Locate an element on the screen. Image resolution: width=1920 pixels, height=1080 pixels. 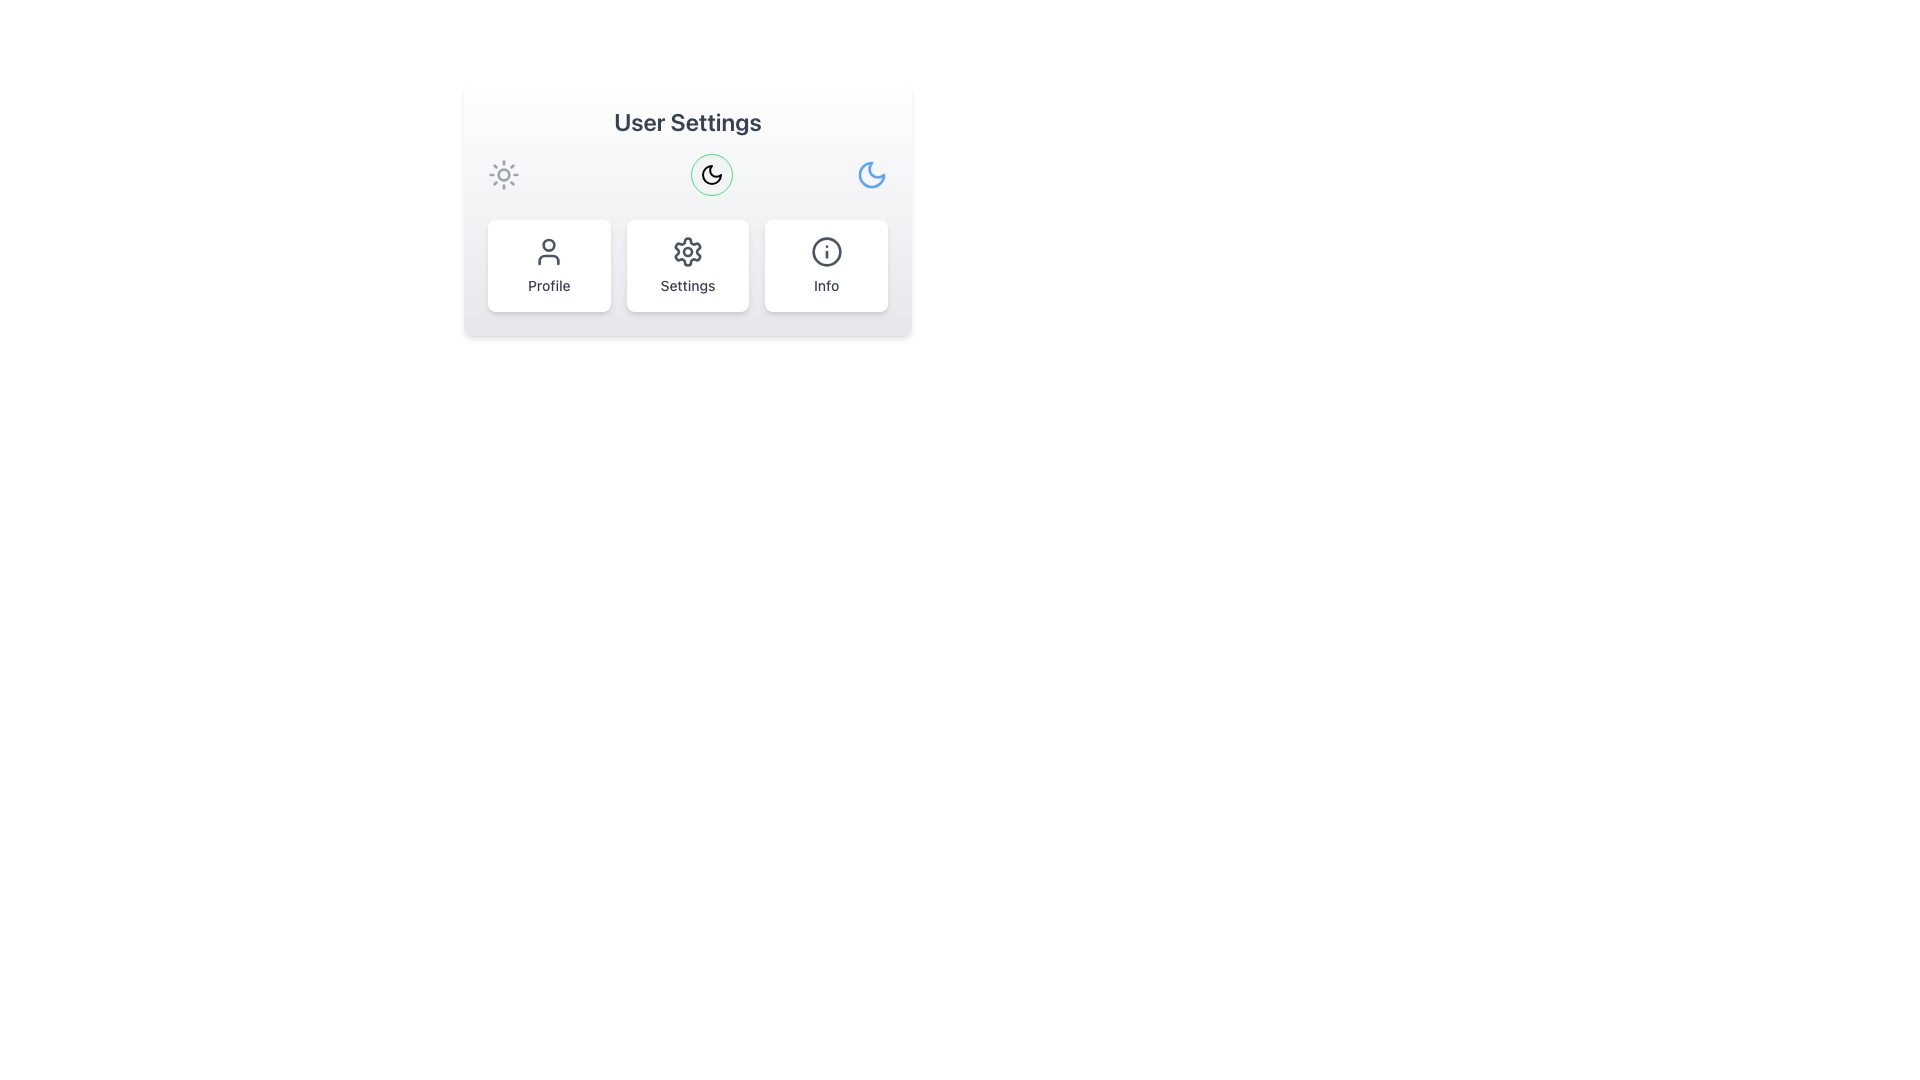
the 'Dark Mode' toggle icon located in the User Settings interface is located at coordinates (711, 173).